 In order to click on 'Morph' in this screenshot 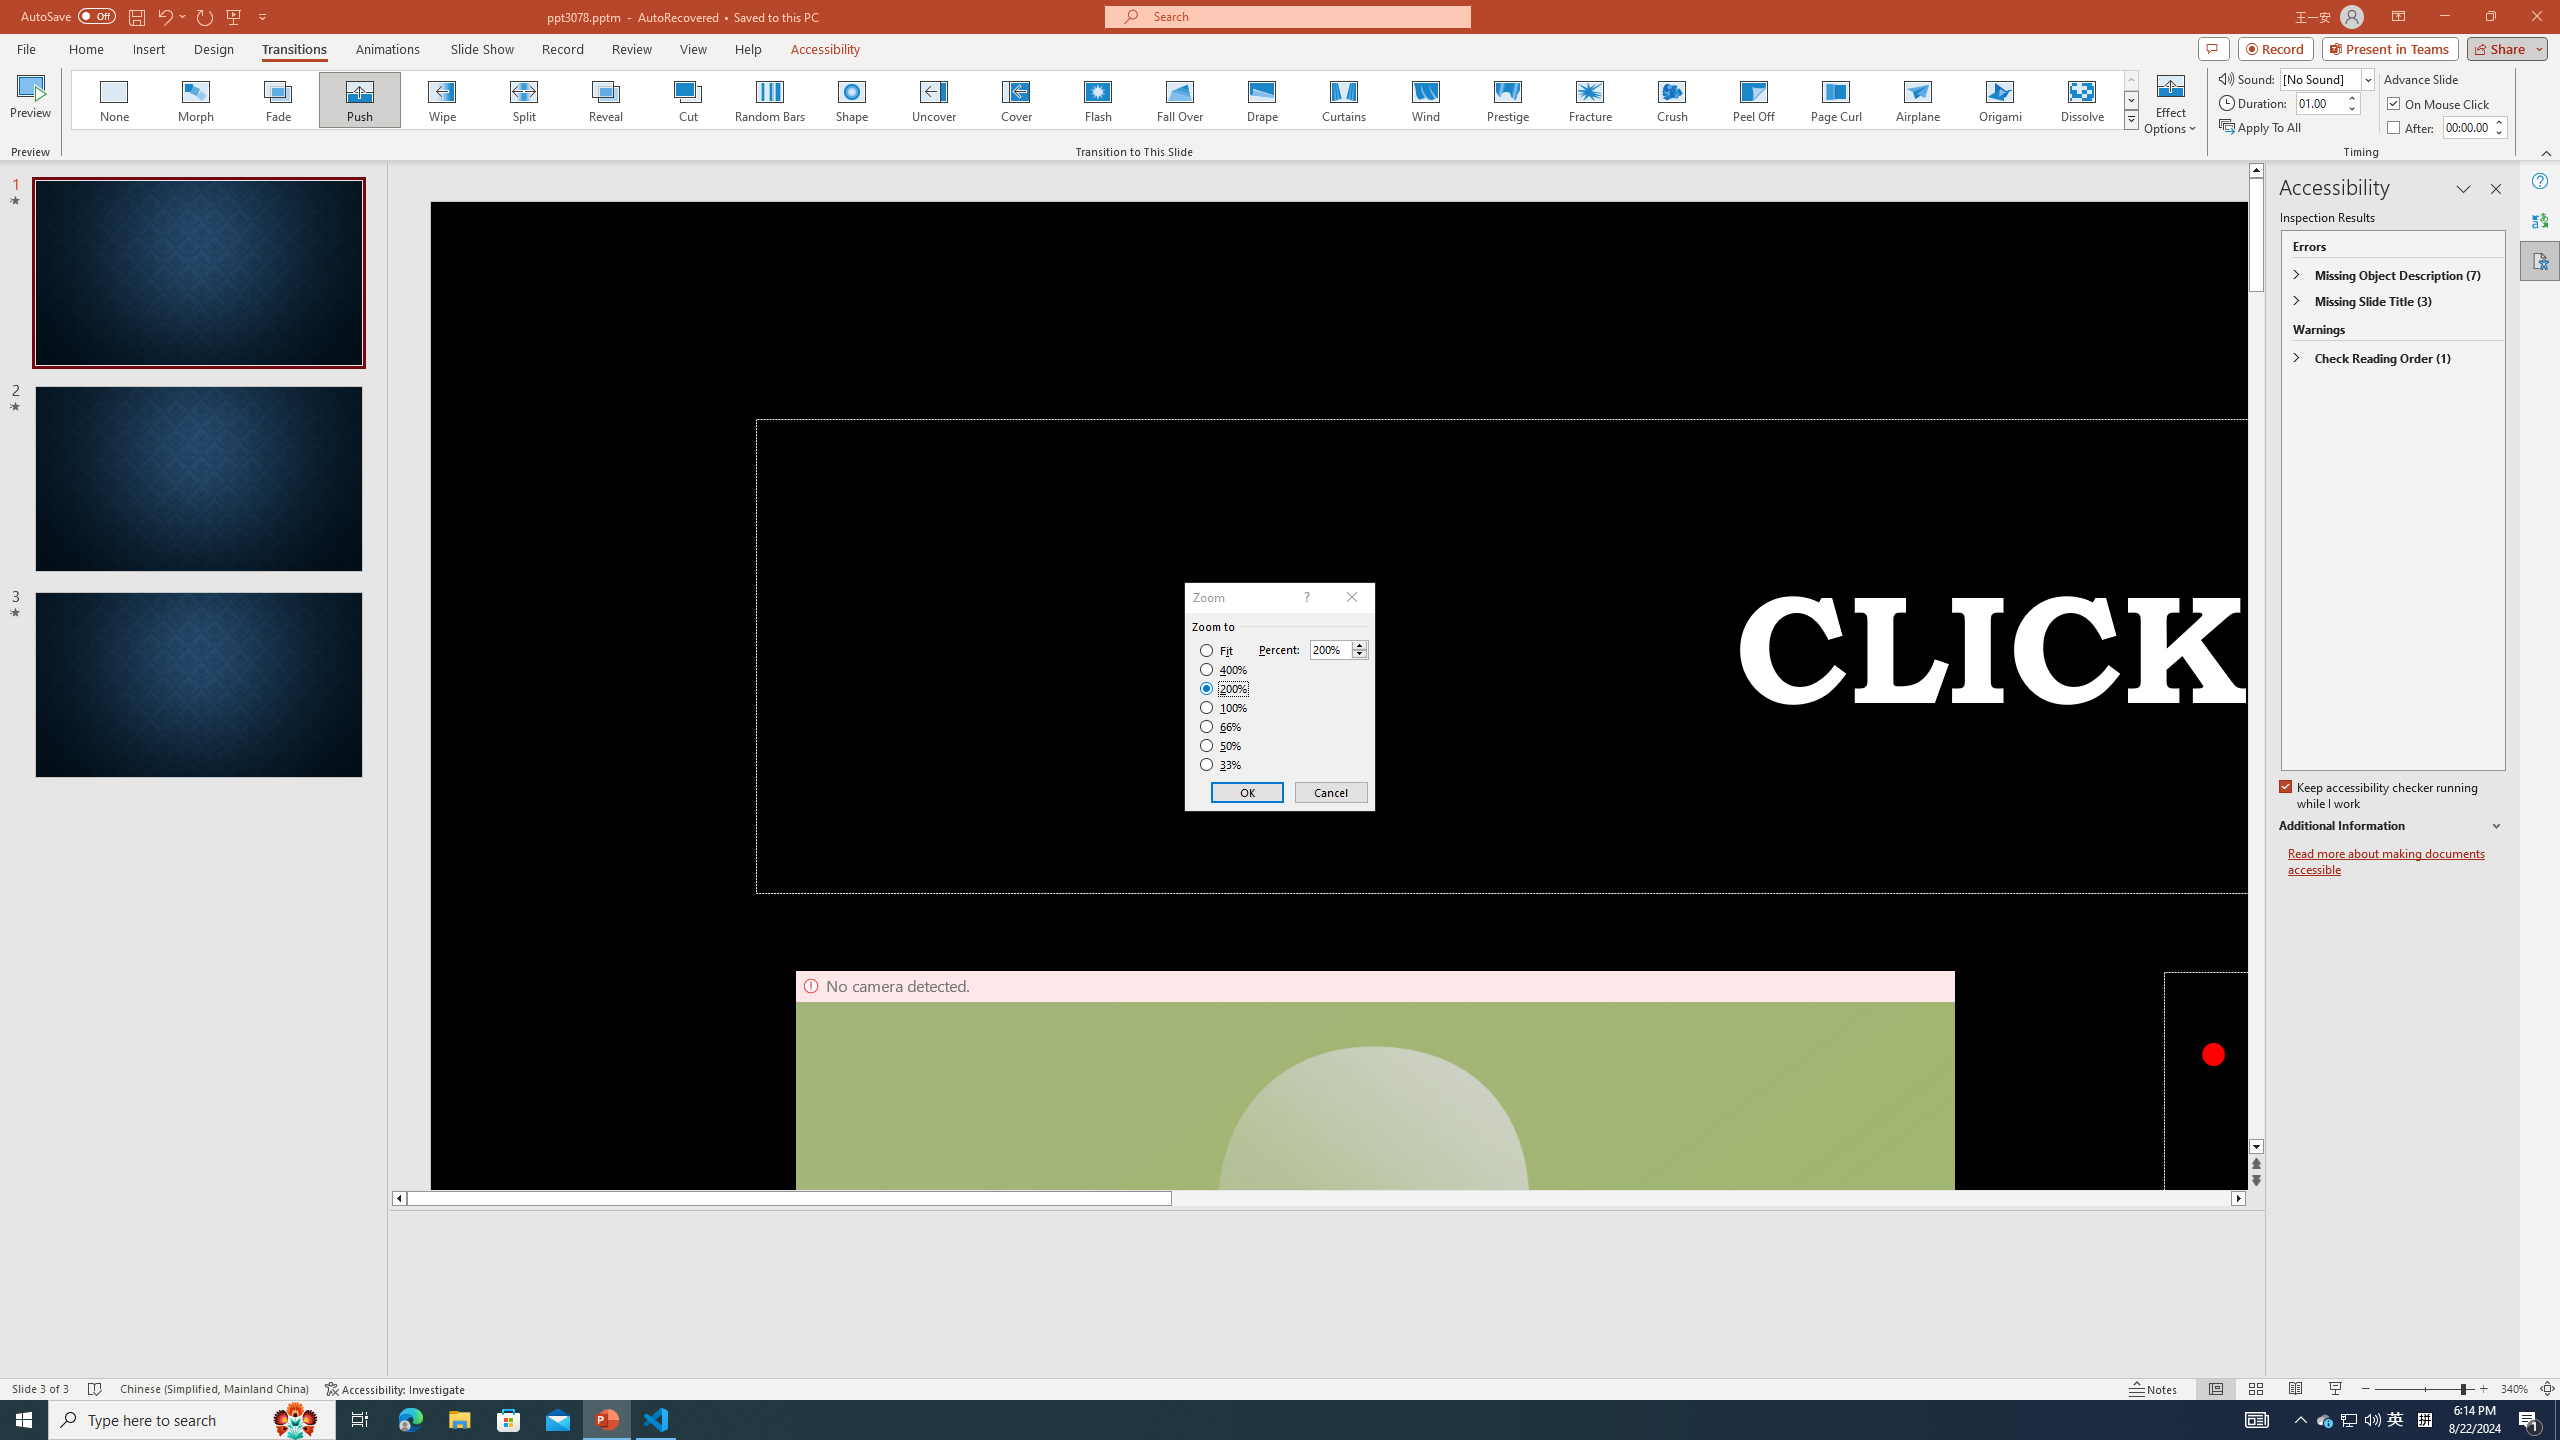, I will do `click(196, 99)`.